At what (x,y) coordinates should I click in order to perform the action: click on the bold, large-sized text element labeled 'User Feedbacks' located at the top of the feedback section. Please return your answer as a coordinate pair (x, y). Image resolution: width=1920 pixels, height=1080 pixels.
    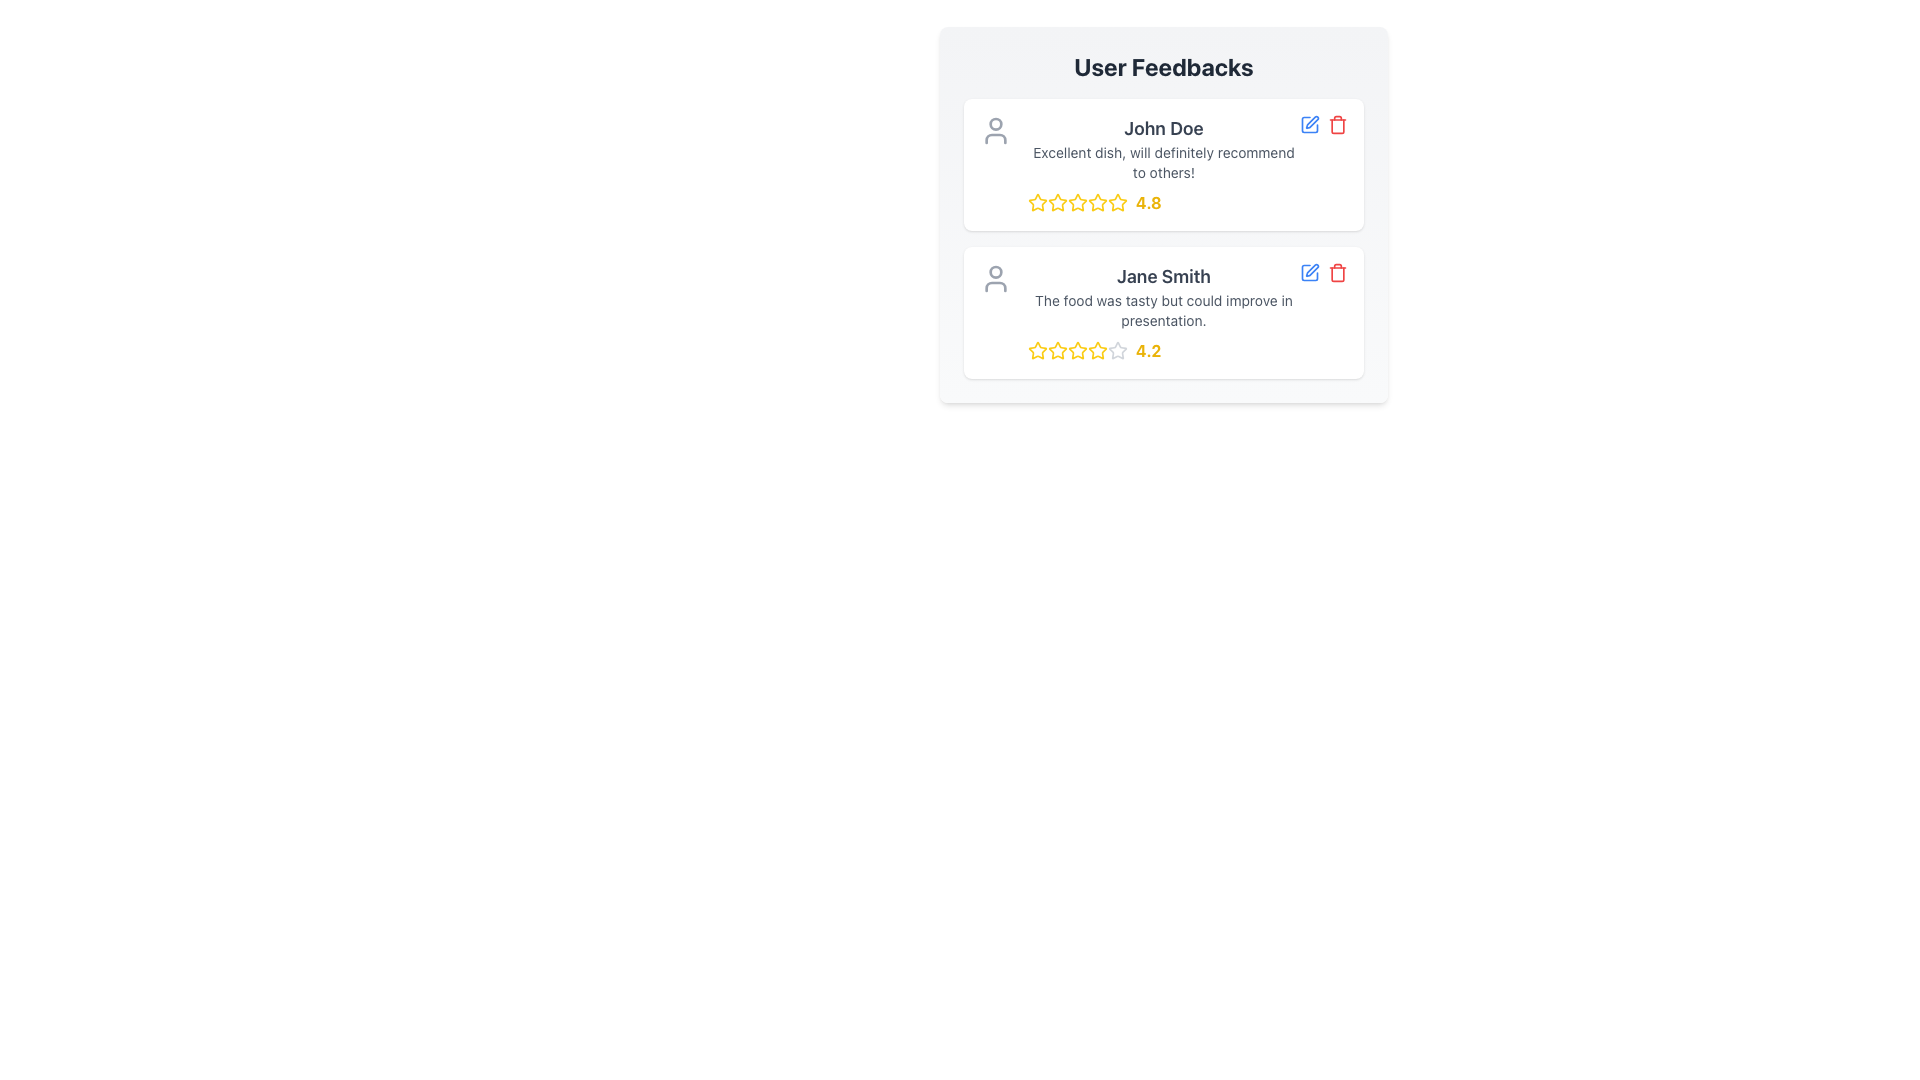
    Looking at the image, I should click on (1163, 65).